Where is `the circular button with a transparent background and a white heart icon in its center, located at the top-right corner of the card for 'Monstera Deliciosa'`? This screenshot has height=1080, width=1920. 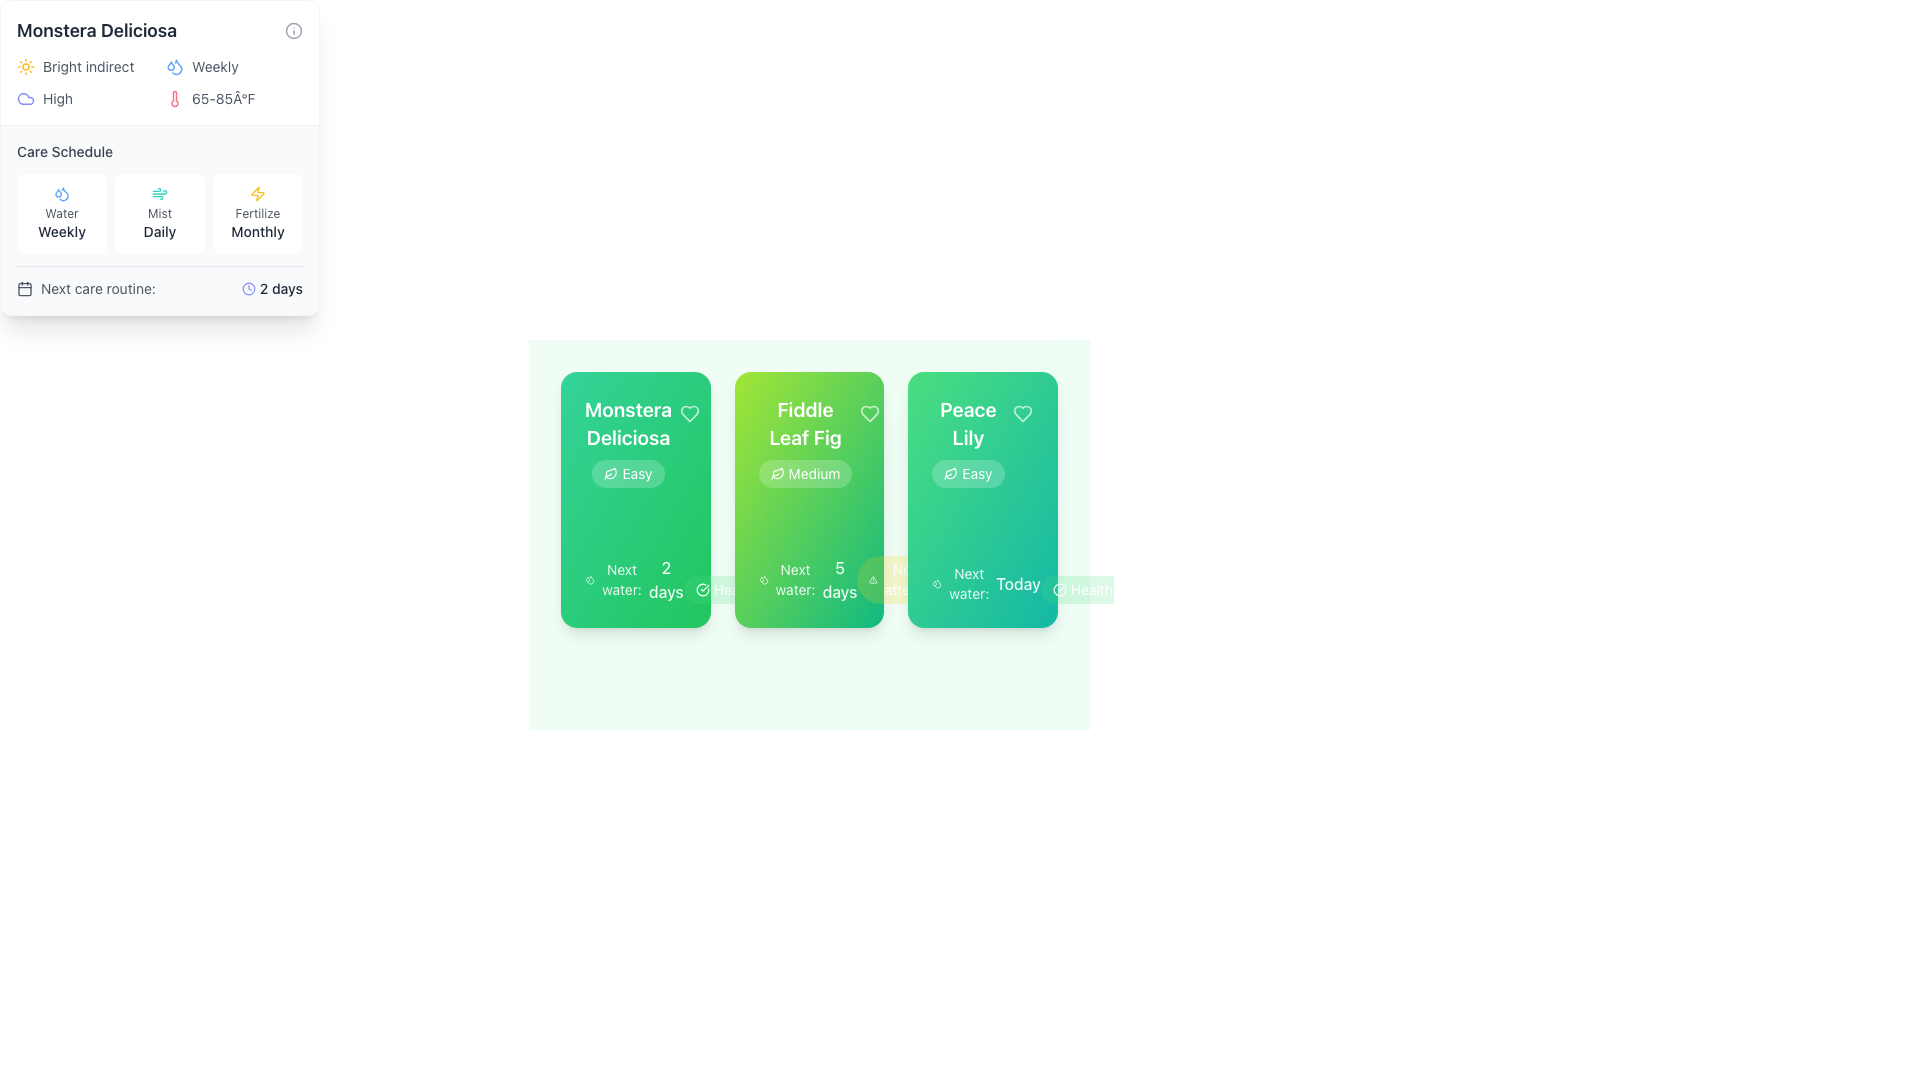 the circular button with a transparent background and a white heart icon in its center, located at the top-right corner of the card for 'Monstera Deliciosa' is located at coordinates (690, 412).